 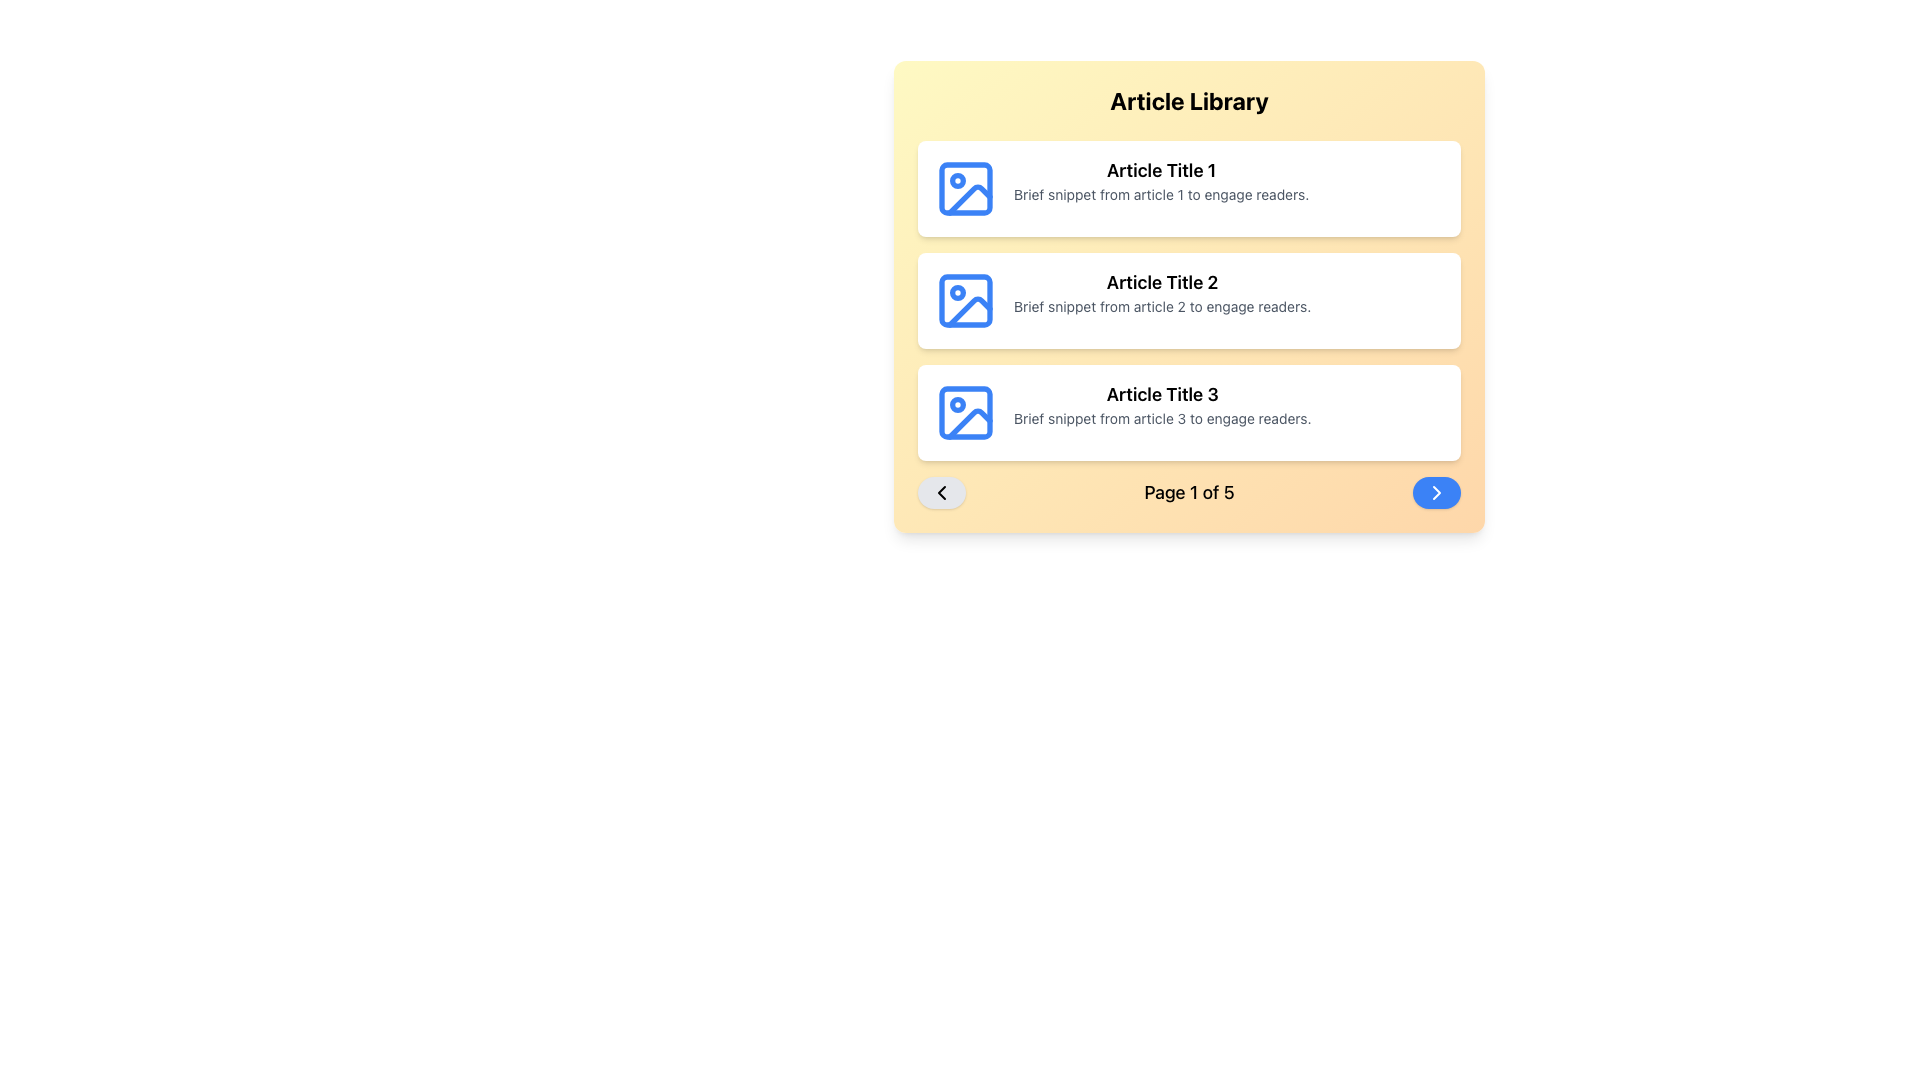 What do you see at coordinates (1189, 100) in the screenshot?
I see `the header text indicating the purpose of the library of articles, which is positioned at the top of the section with a rounded rectangular background` at bounding box center [1189, 100].